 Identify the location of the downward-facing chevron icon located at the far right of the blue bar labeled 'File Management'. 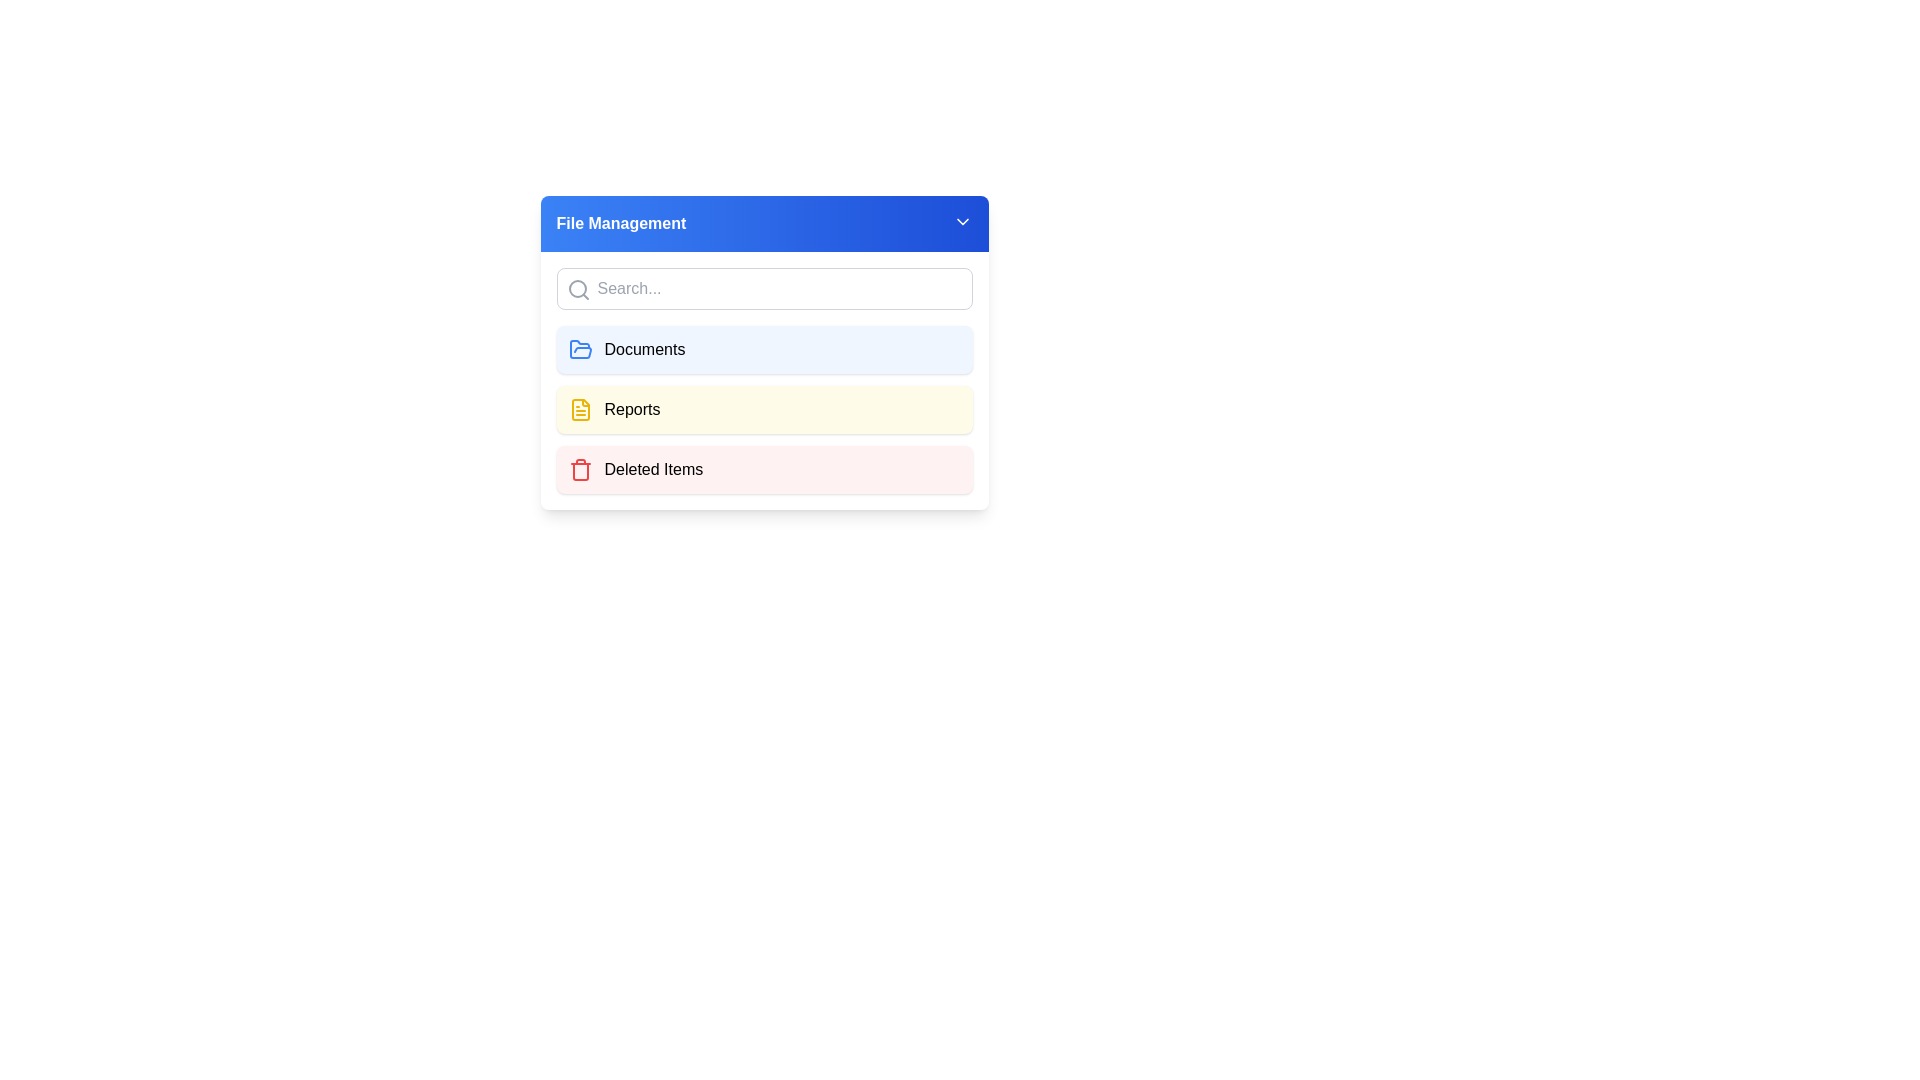
(962, 222).